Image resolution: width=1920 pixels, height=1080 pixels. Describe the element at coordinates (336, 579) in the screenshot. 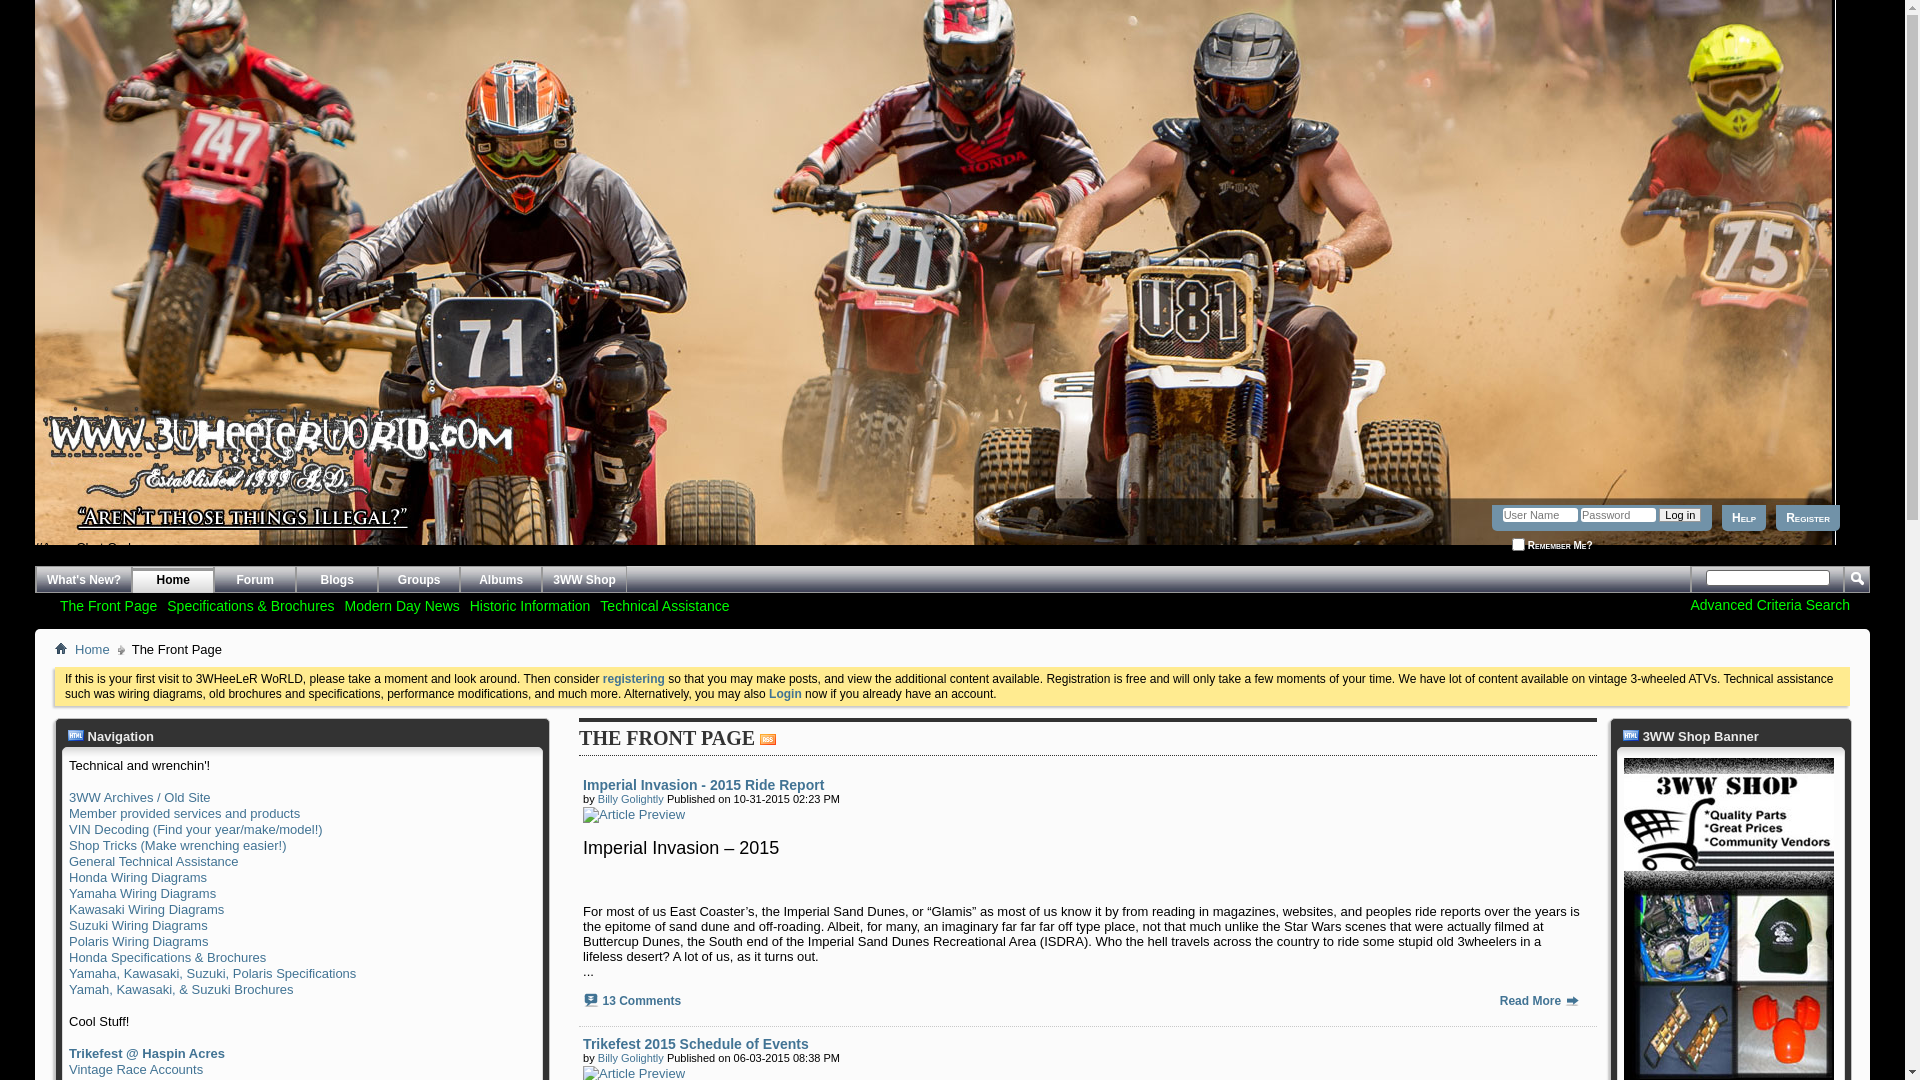

I see `'Blogs'` at that location.